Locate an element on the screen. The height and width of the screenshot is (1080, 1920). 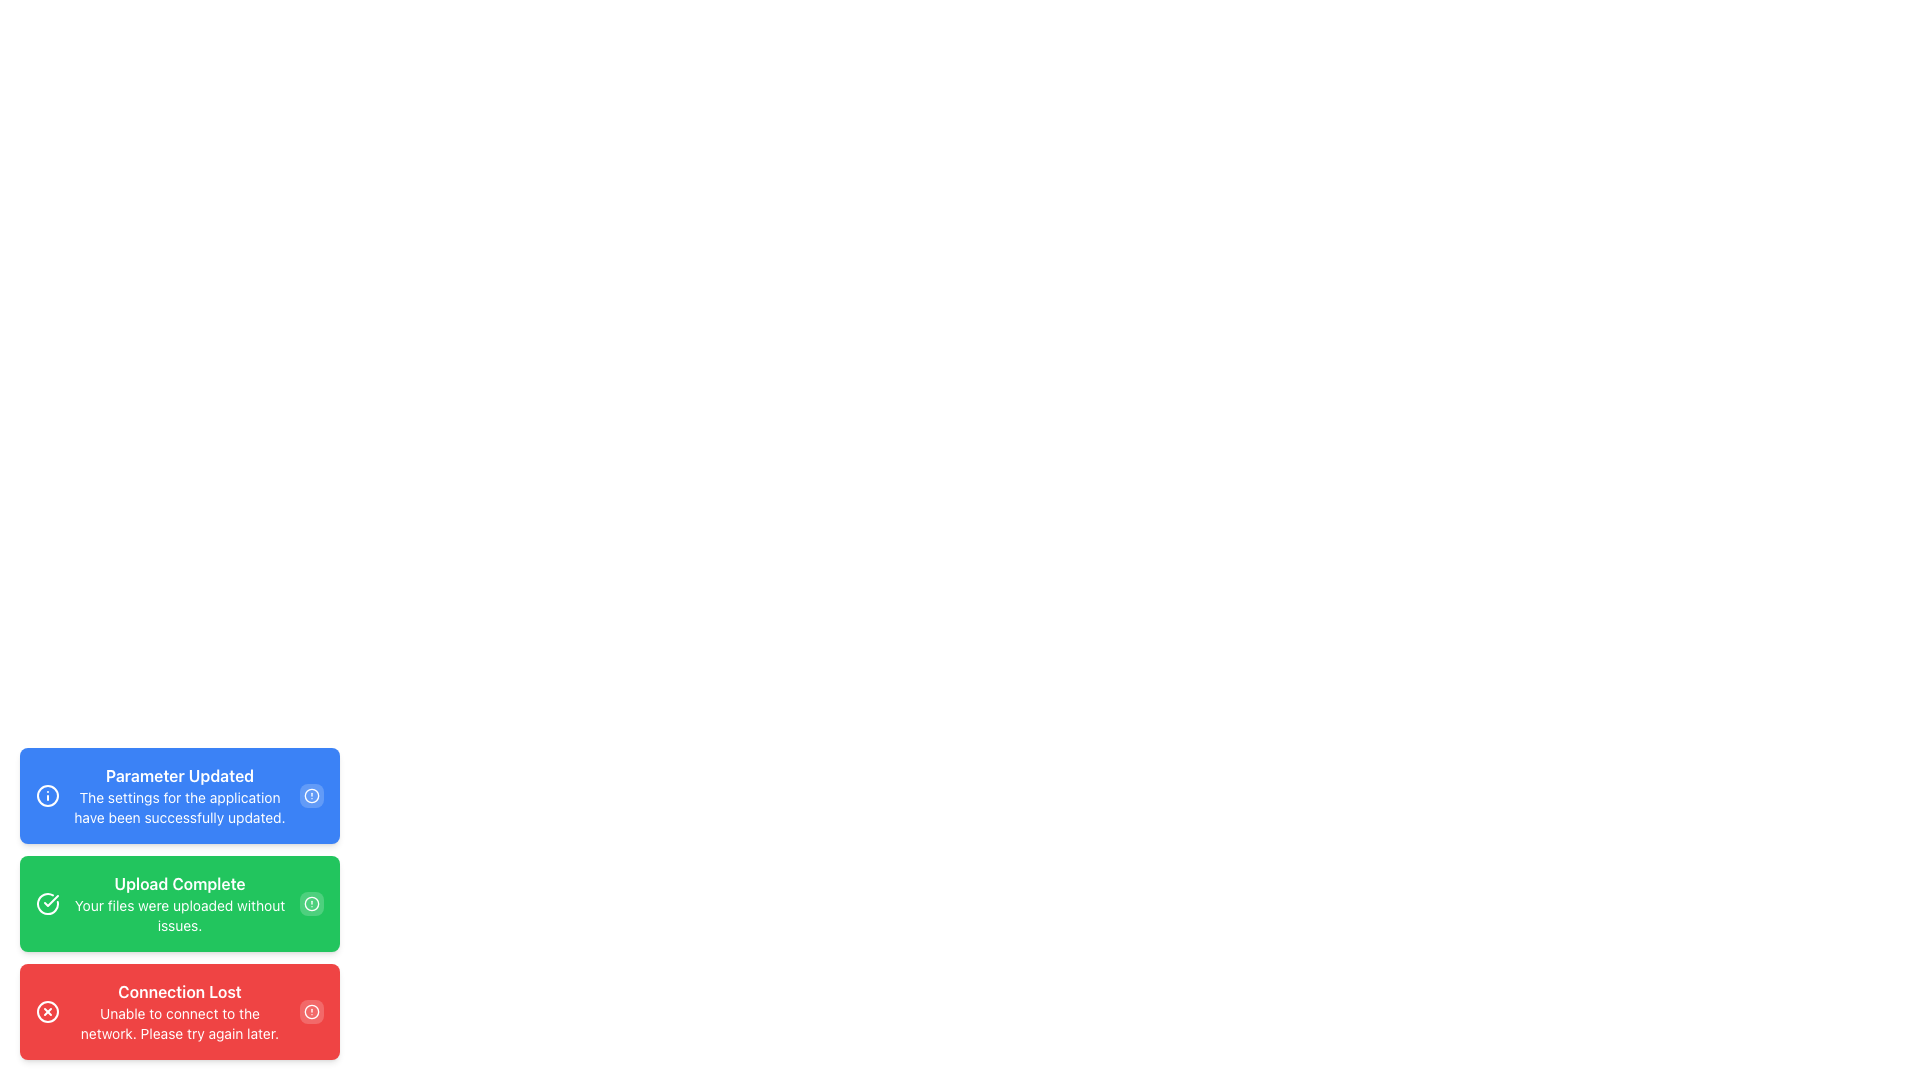
the Notification Banner, which is the topmost notification box indicating that application settings have been successfully updated is located at coordinates (180, 794).